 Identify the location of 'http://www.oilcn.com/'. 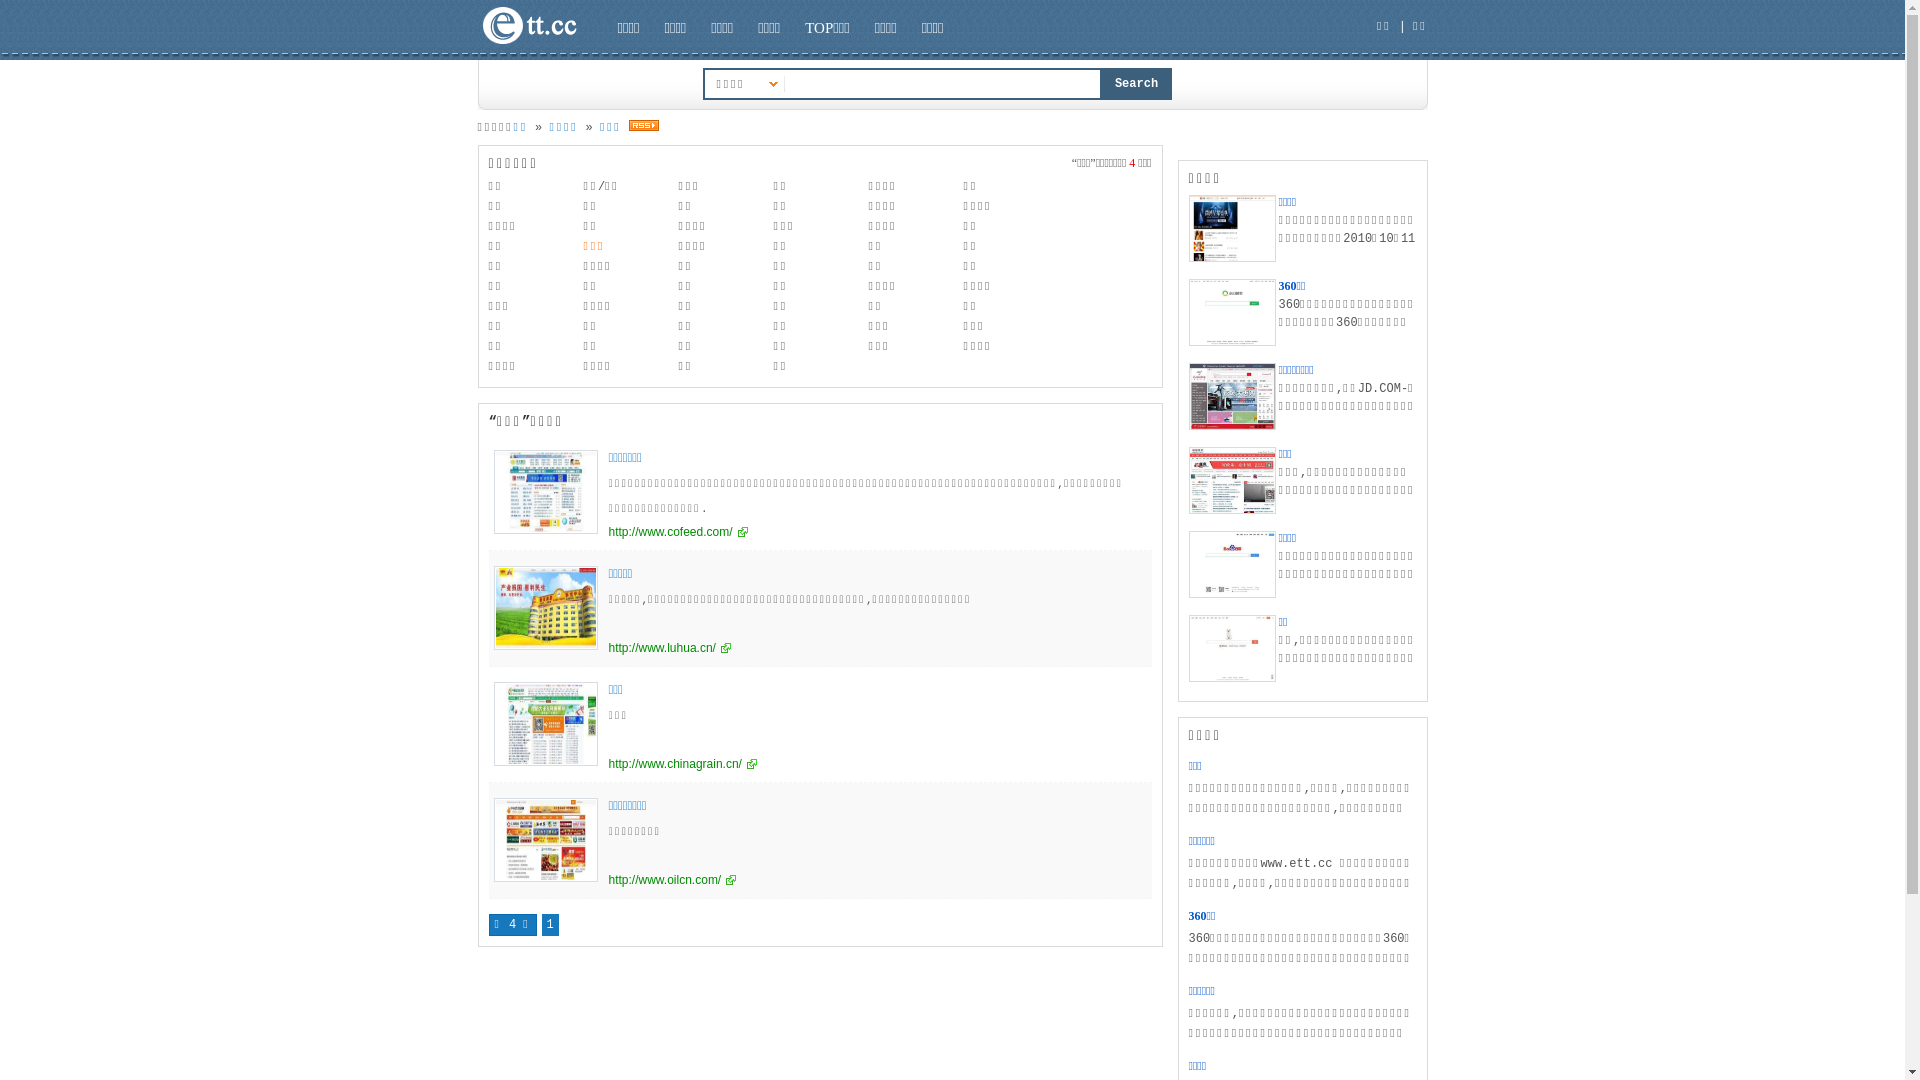
(607, 878).